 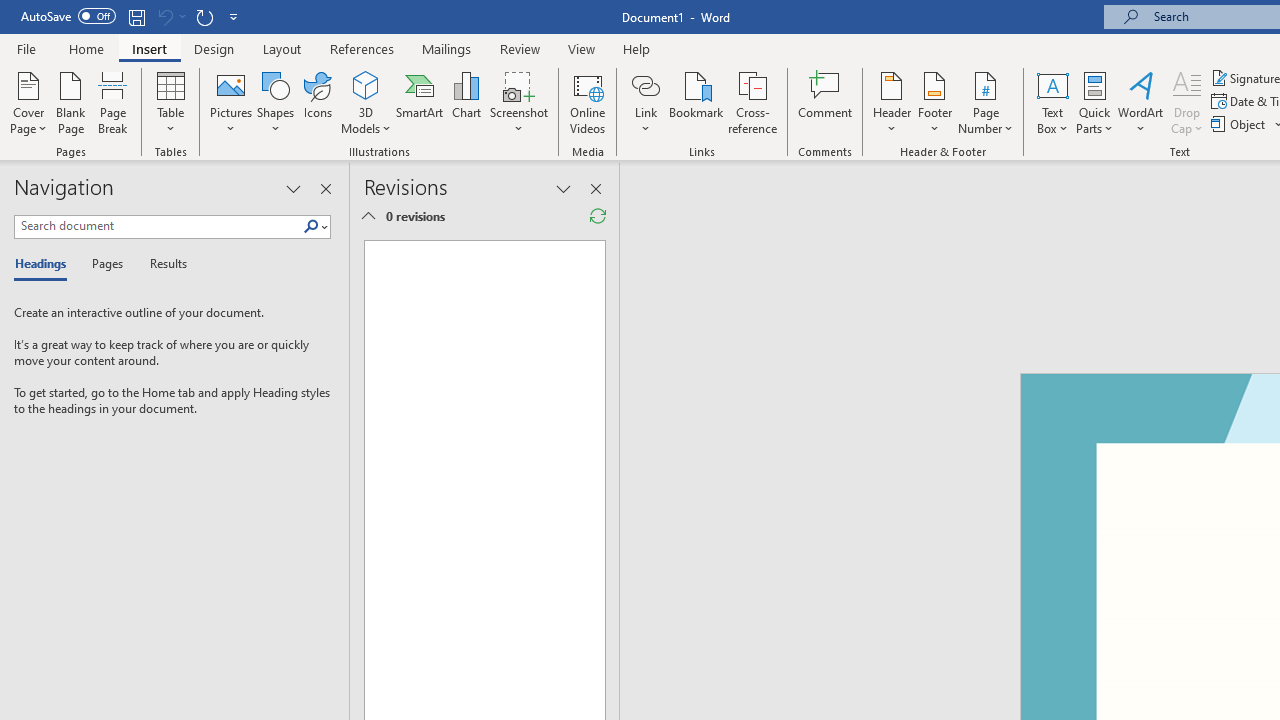 What do you see at coordinates (161, 264) in the screenshot?
I see `'Results'` at bounding box center [161, 264].